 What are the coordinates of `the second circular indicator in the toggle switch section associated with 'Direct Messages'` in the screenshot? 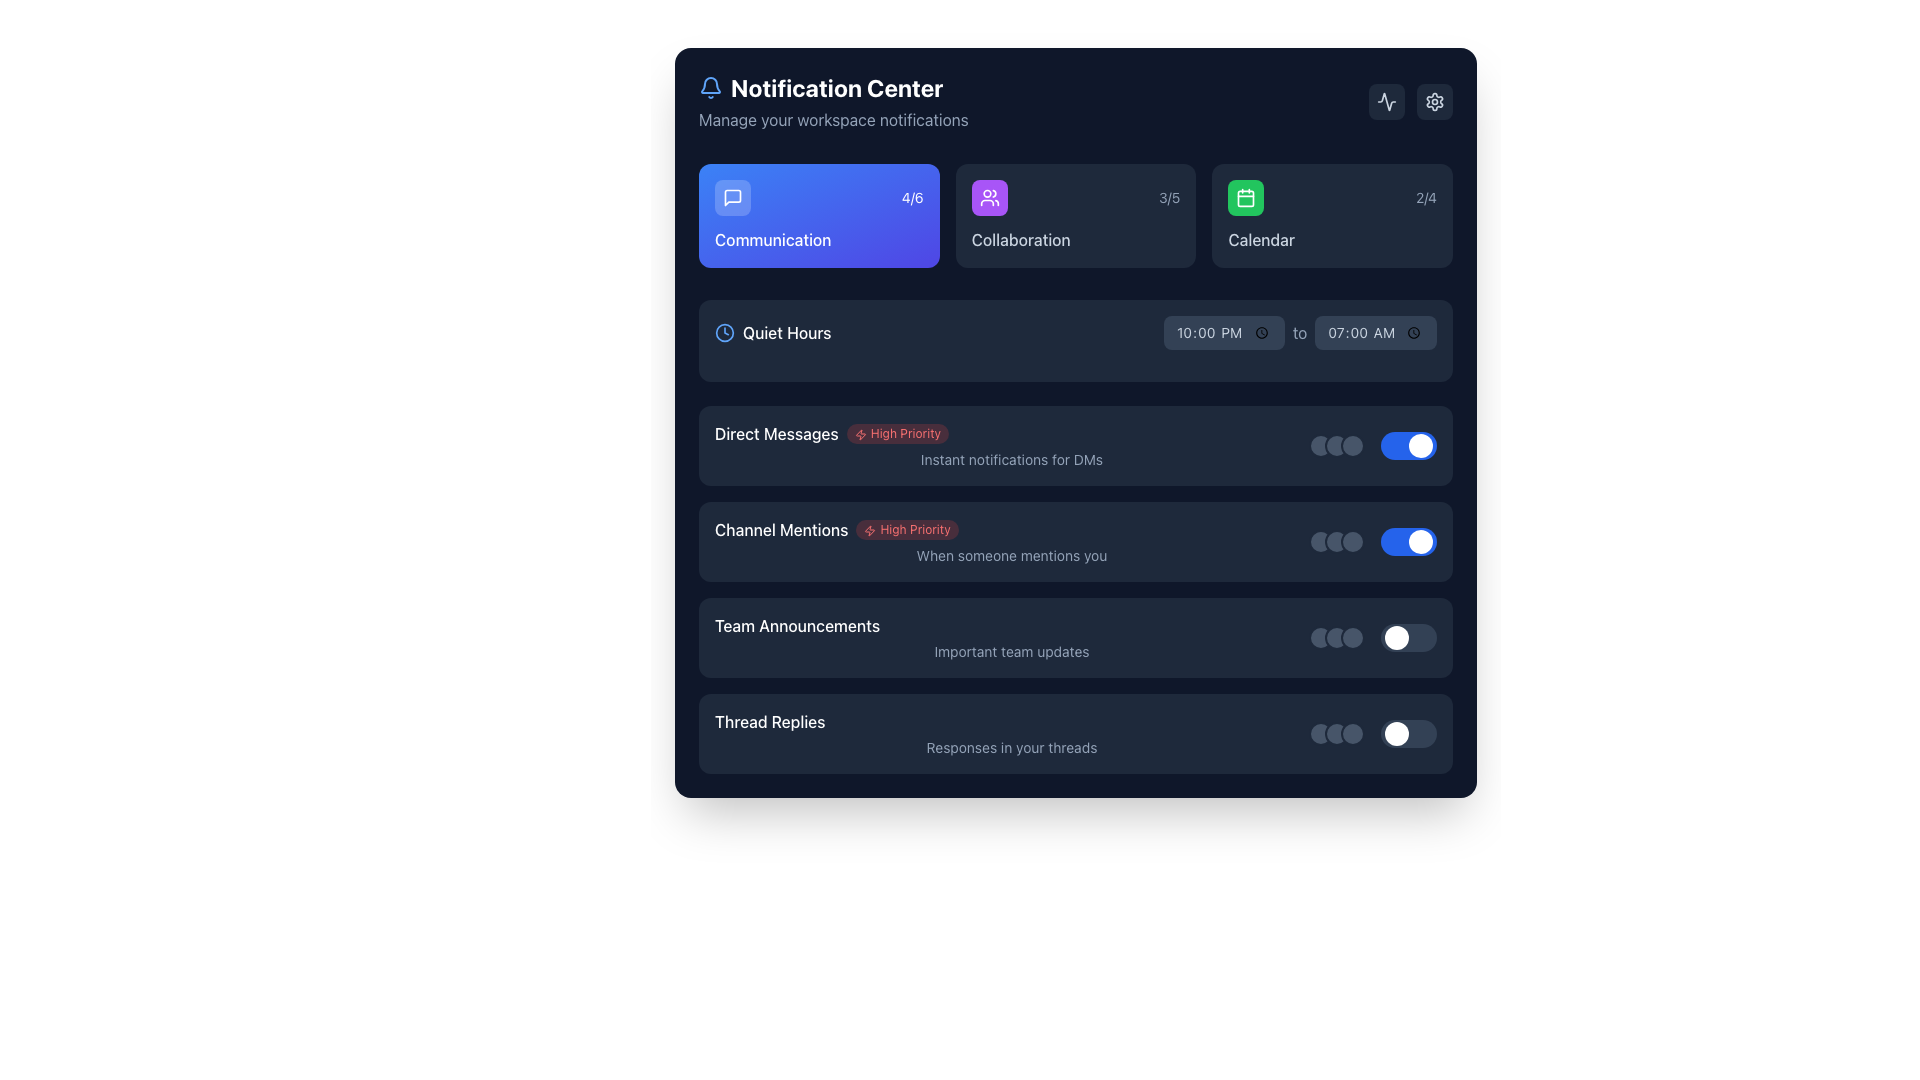 It's located at (1337, 445).